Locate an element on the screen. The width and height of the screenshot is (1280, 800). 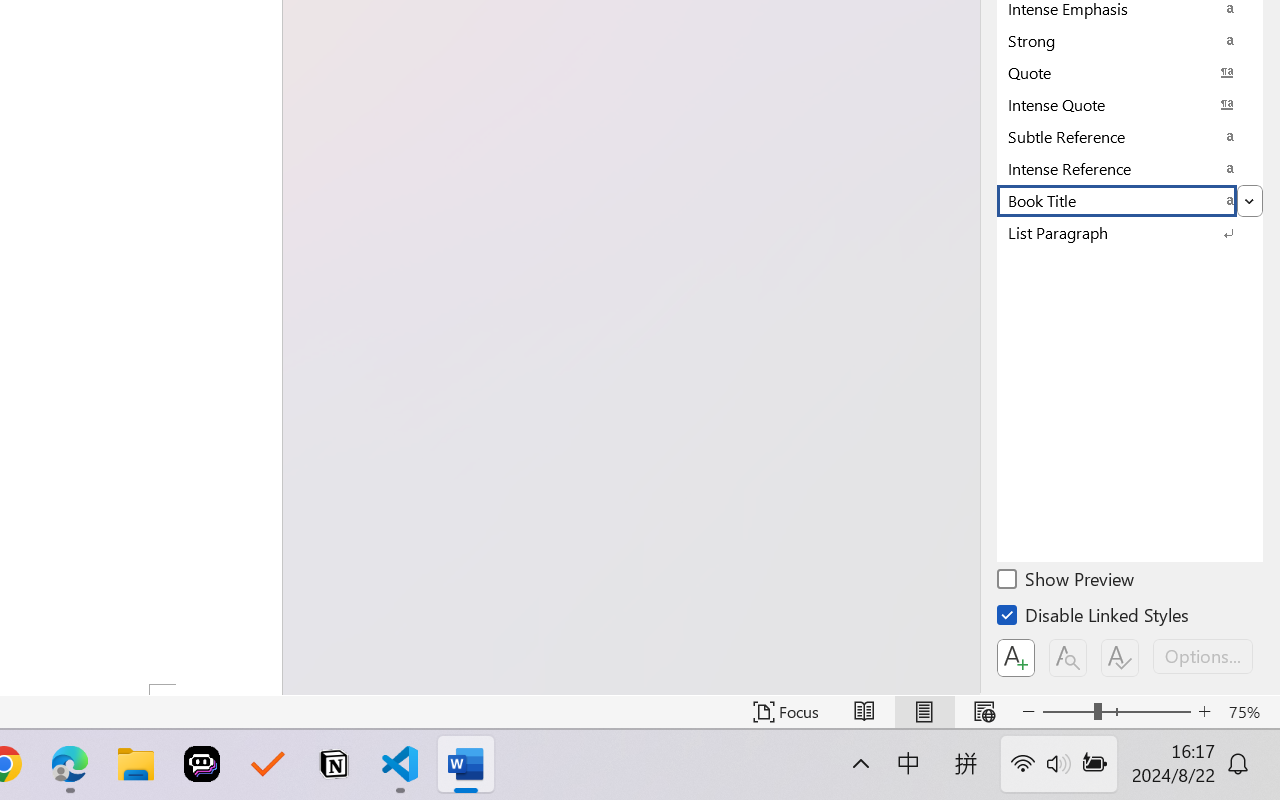
'List Paragraph' is located at coordinates (1130, 232).